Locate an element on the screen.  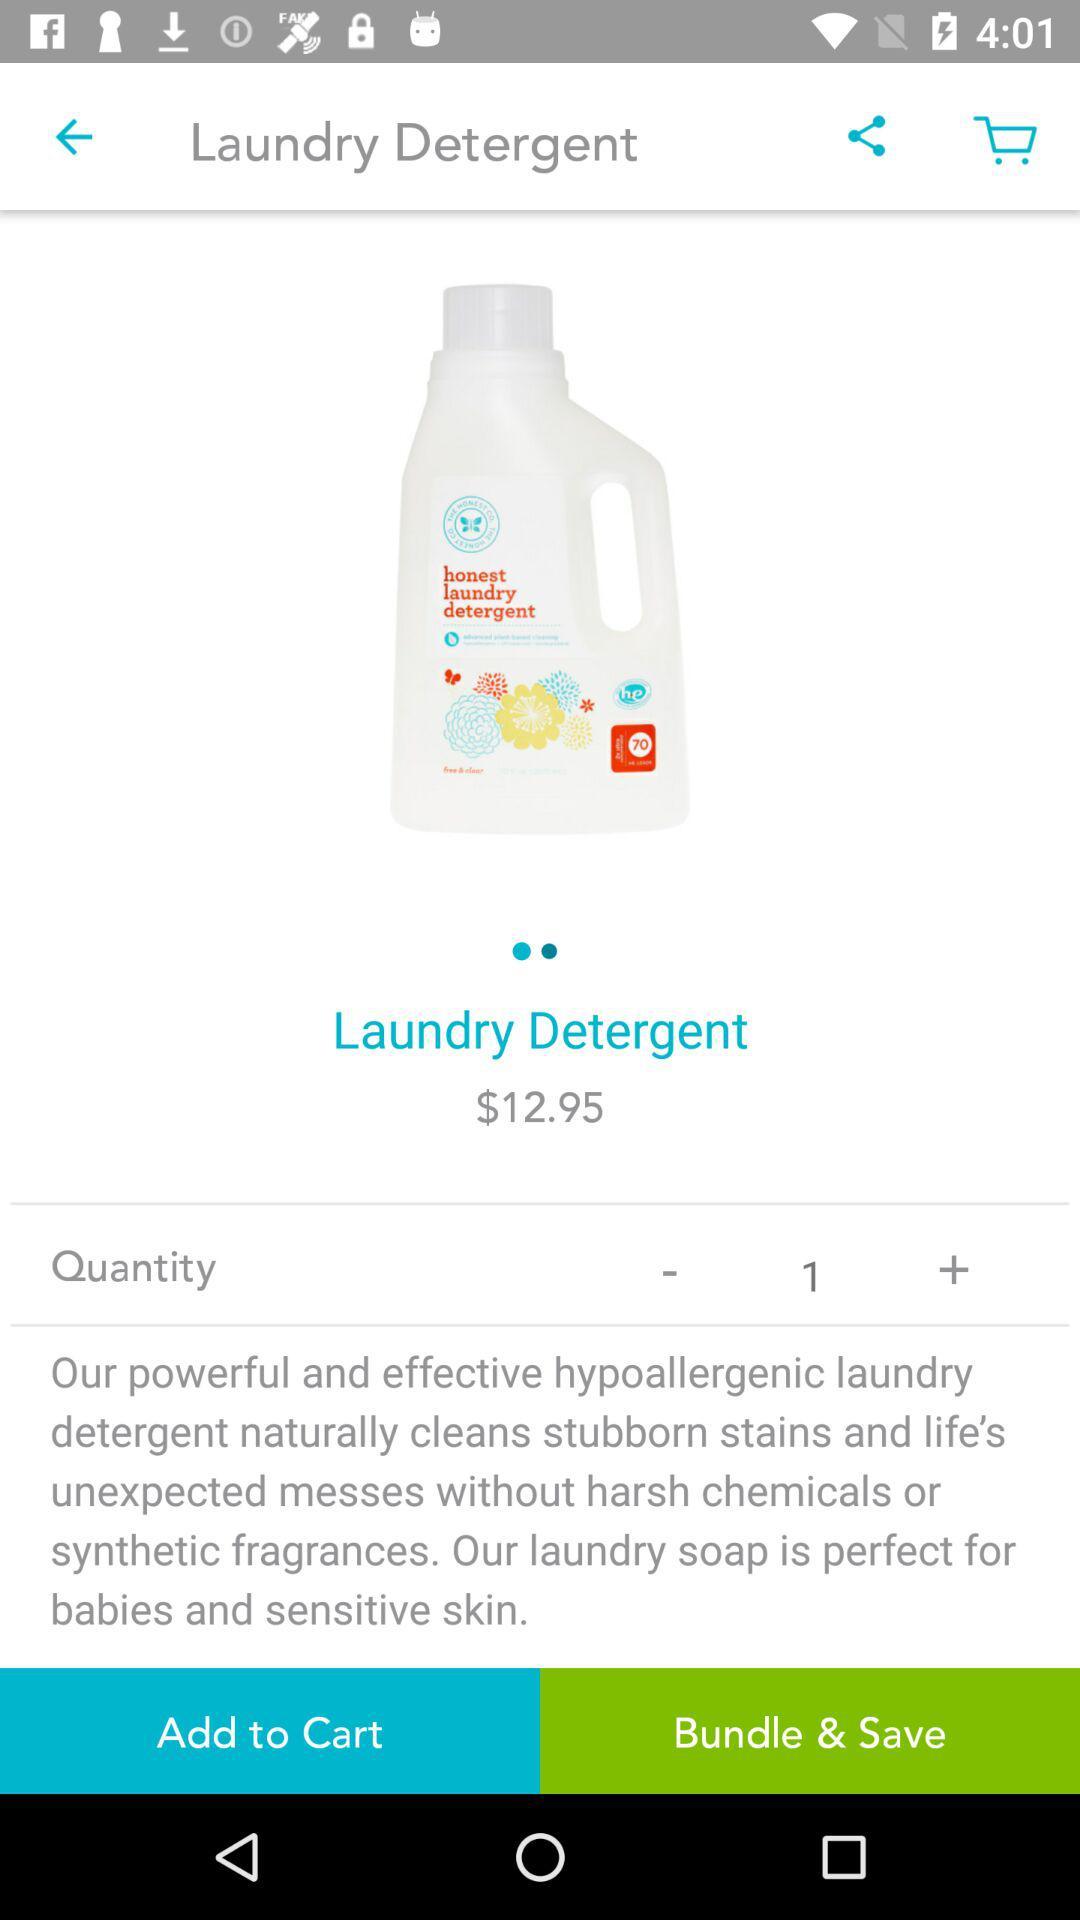
add to cart item is located at coordinates (270, 1730).